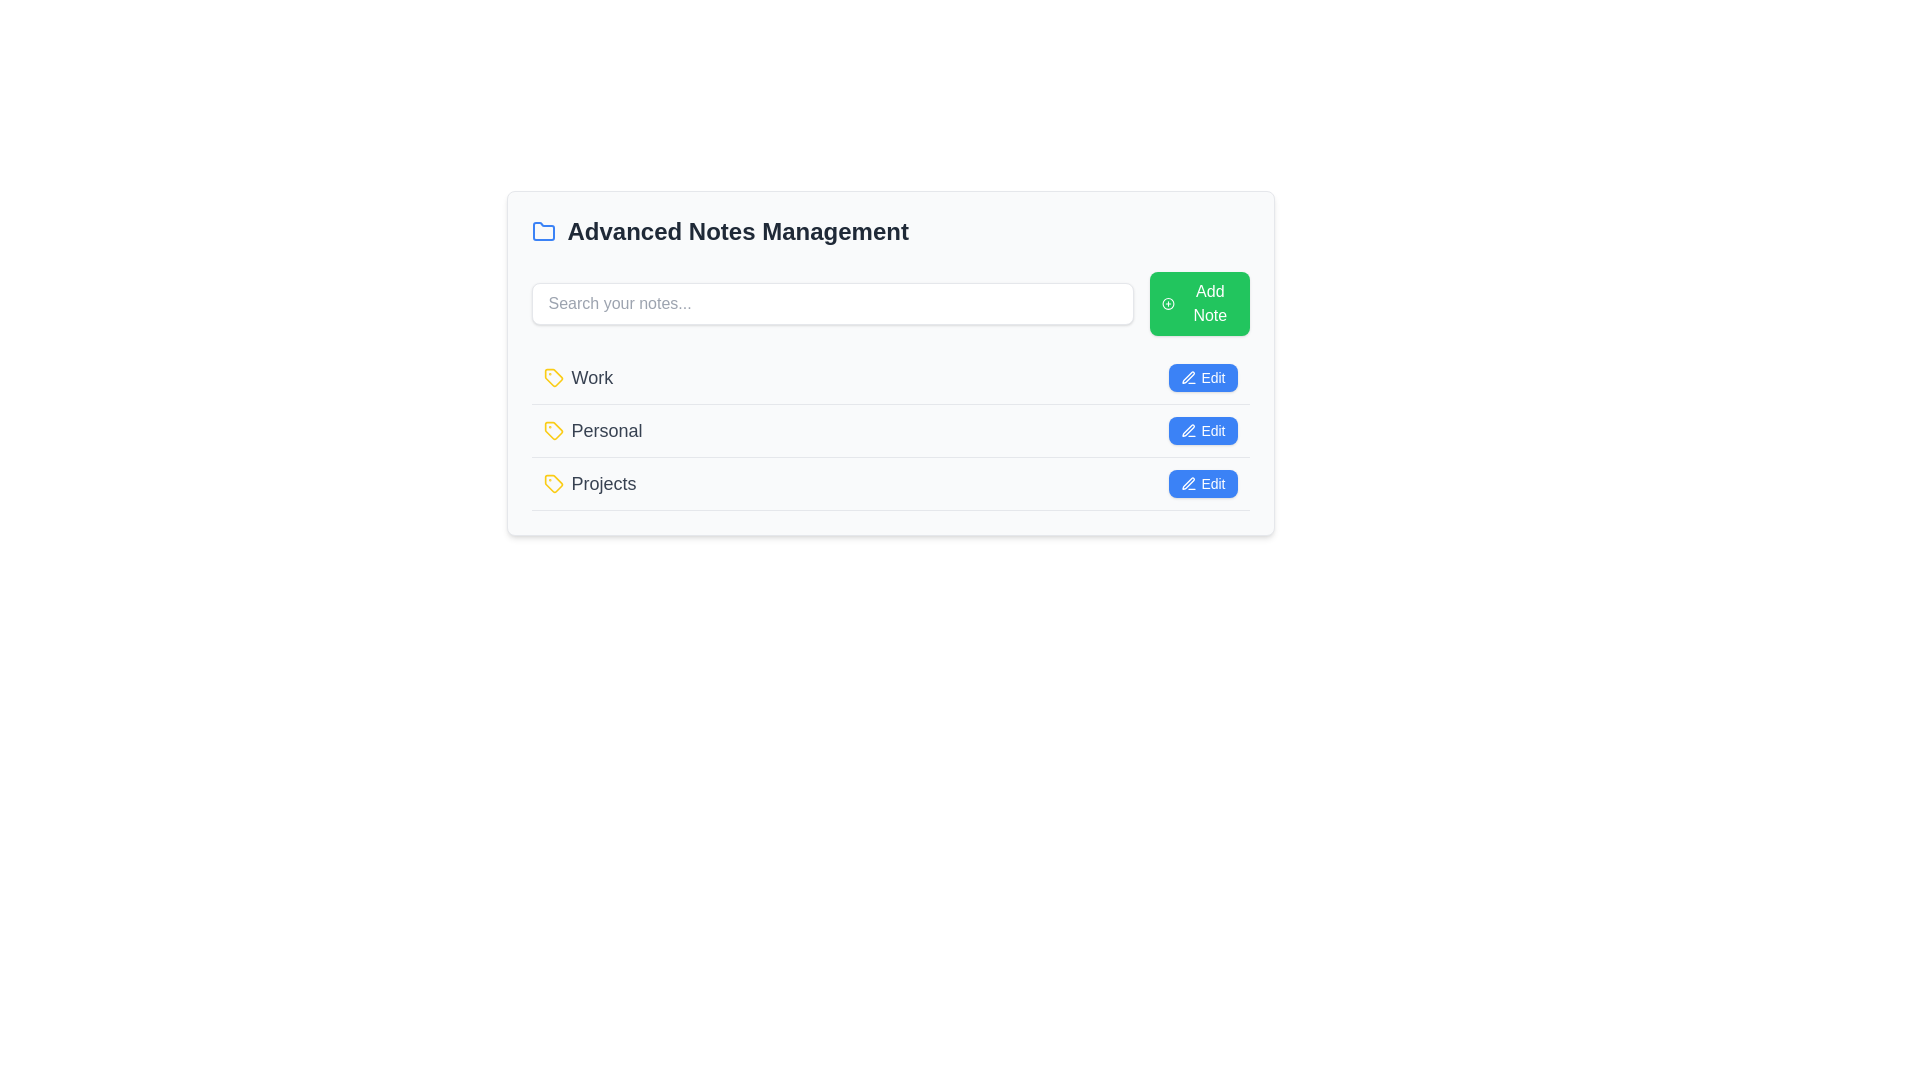 This screenshot has width=1920, height=1080. Describe the element at coordinates (1189, 378) in the screenshot. I see `the pen icon located to the left of the 'Edit' text within the button` at that location.